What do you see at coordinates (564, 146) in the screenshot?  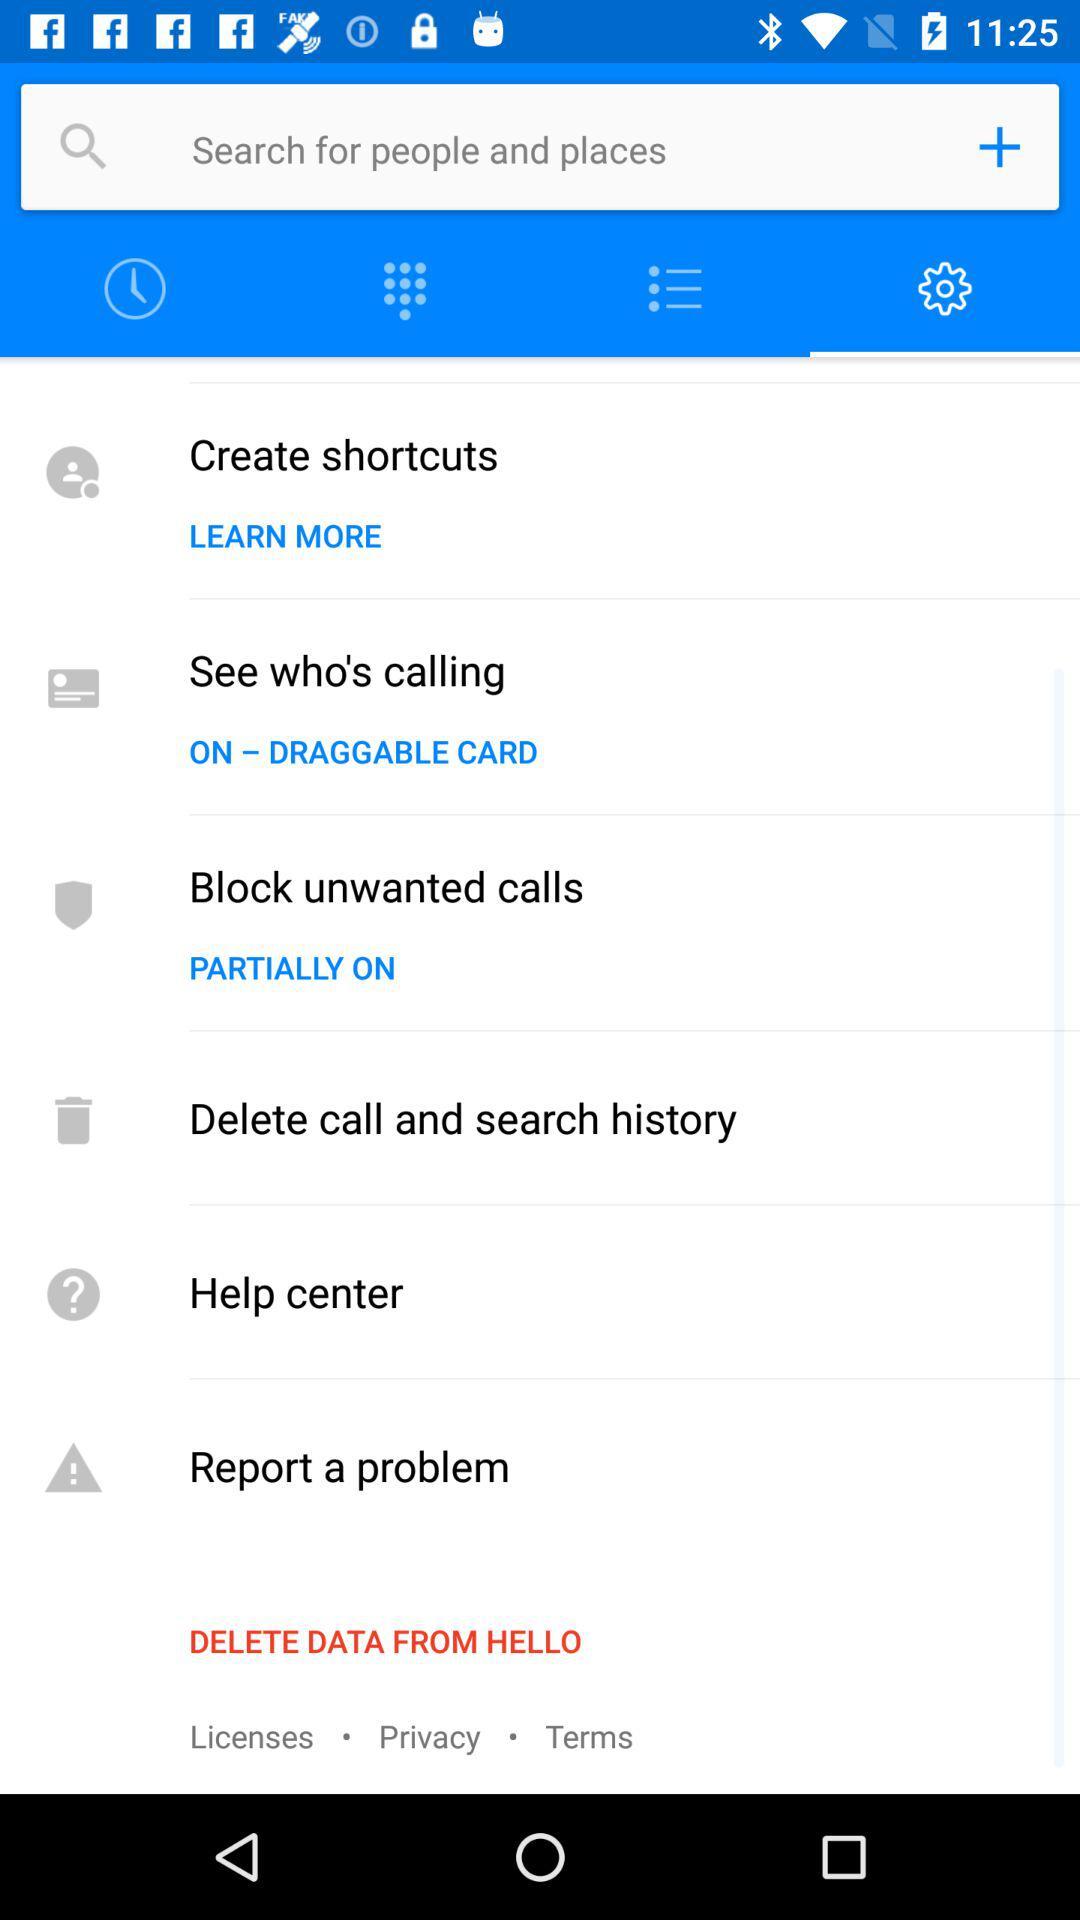 I see `search for people/places` at bounding box center [564, 146].